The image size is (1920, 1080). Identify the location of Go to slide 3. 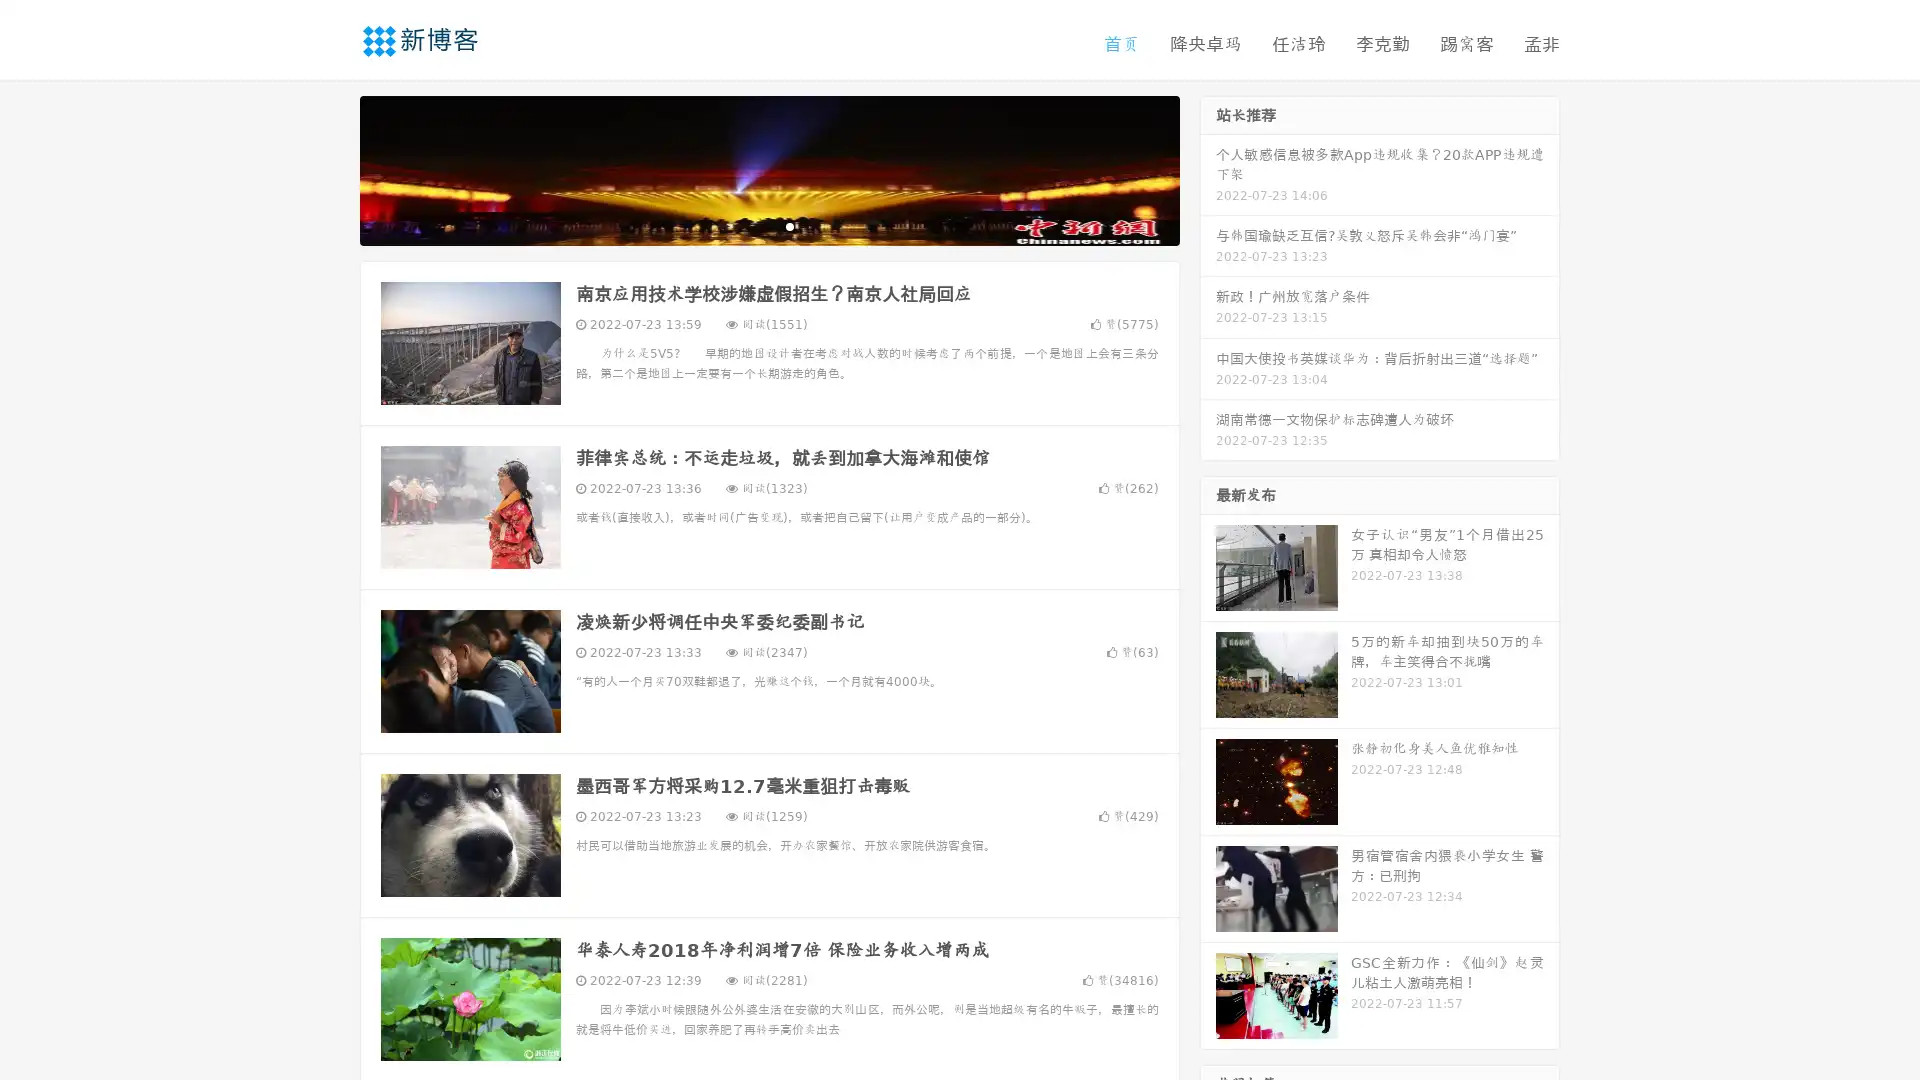
(789, 225).